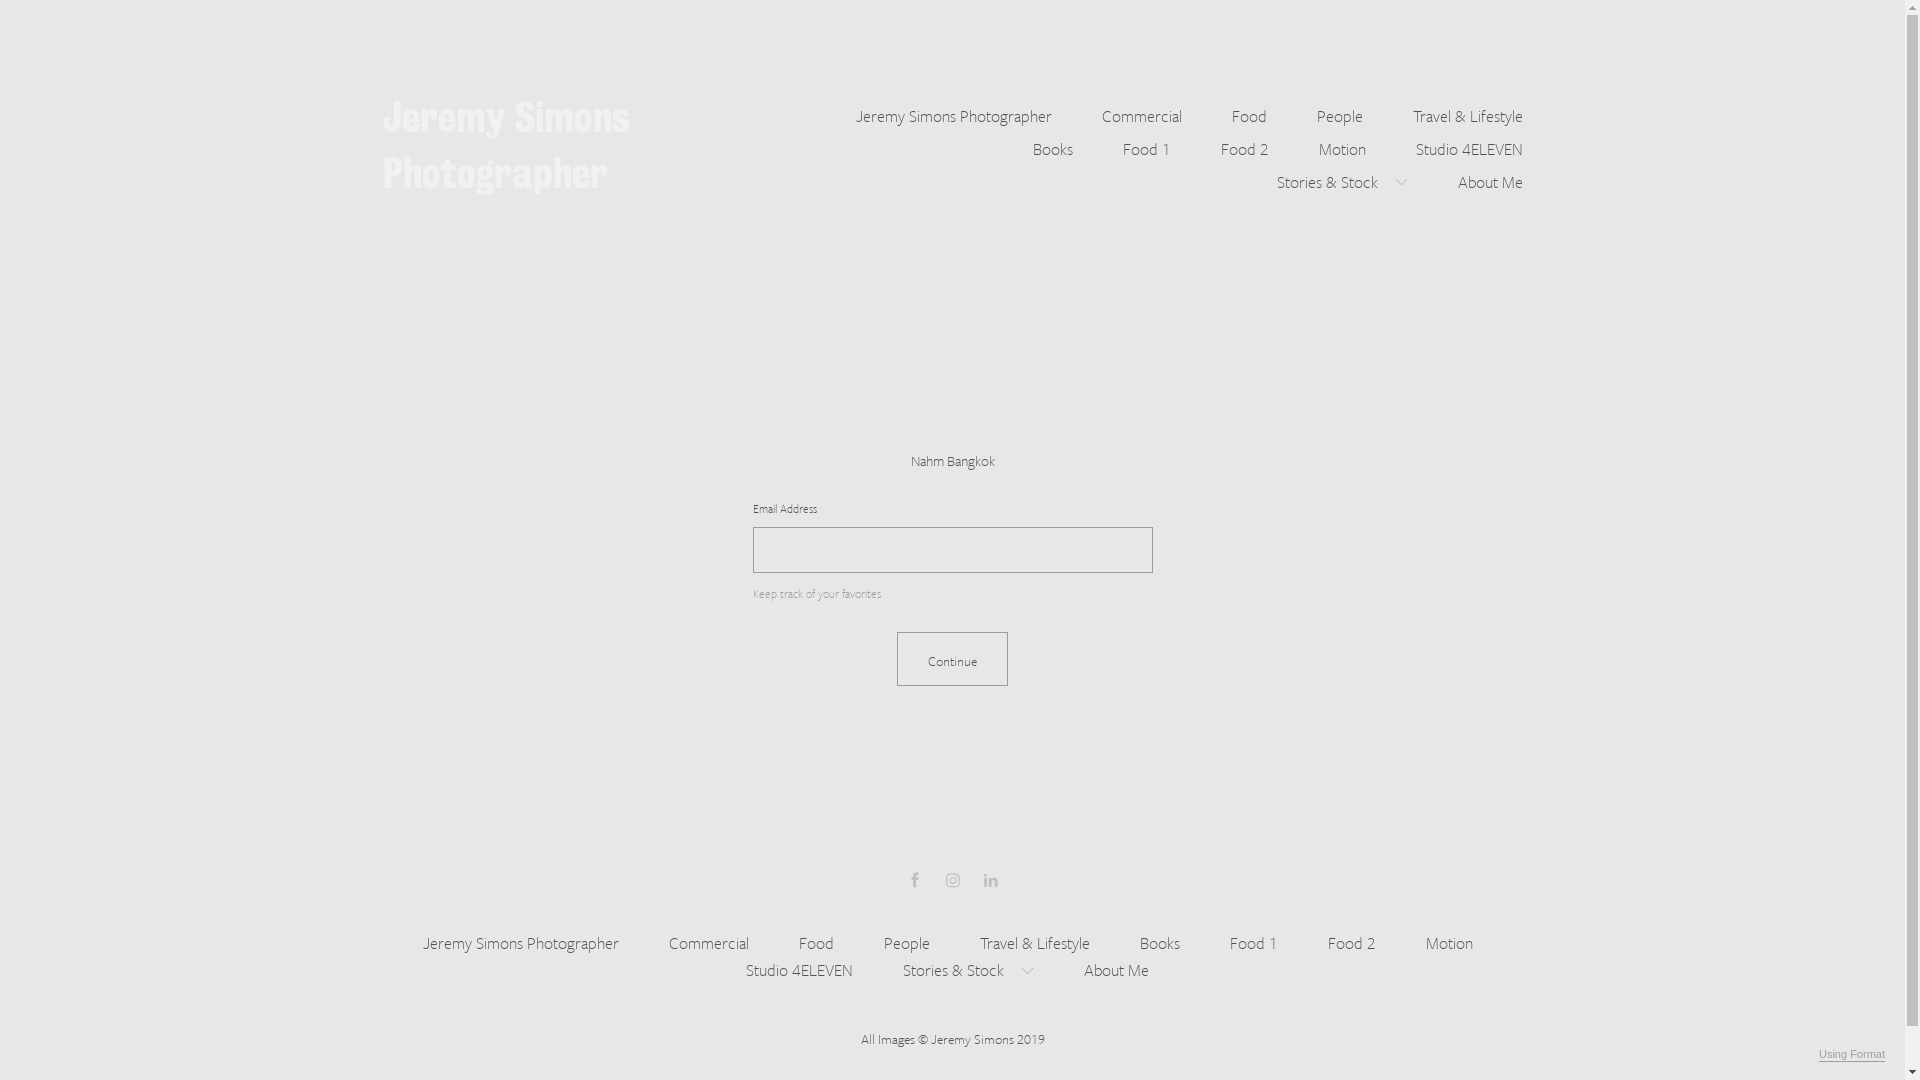 Image resolution: width=1920 pixels, height=1080 pixels. What do you see at coordinates (951, 659) in the screenshot?
I see `'Continue'` at bounding box center [951, 659].